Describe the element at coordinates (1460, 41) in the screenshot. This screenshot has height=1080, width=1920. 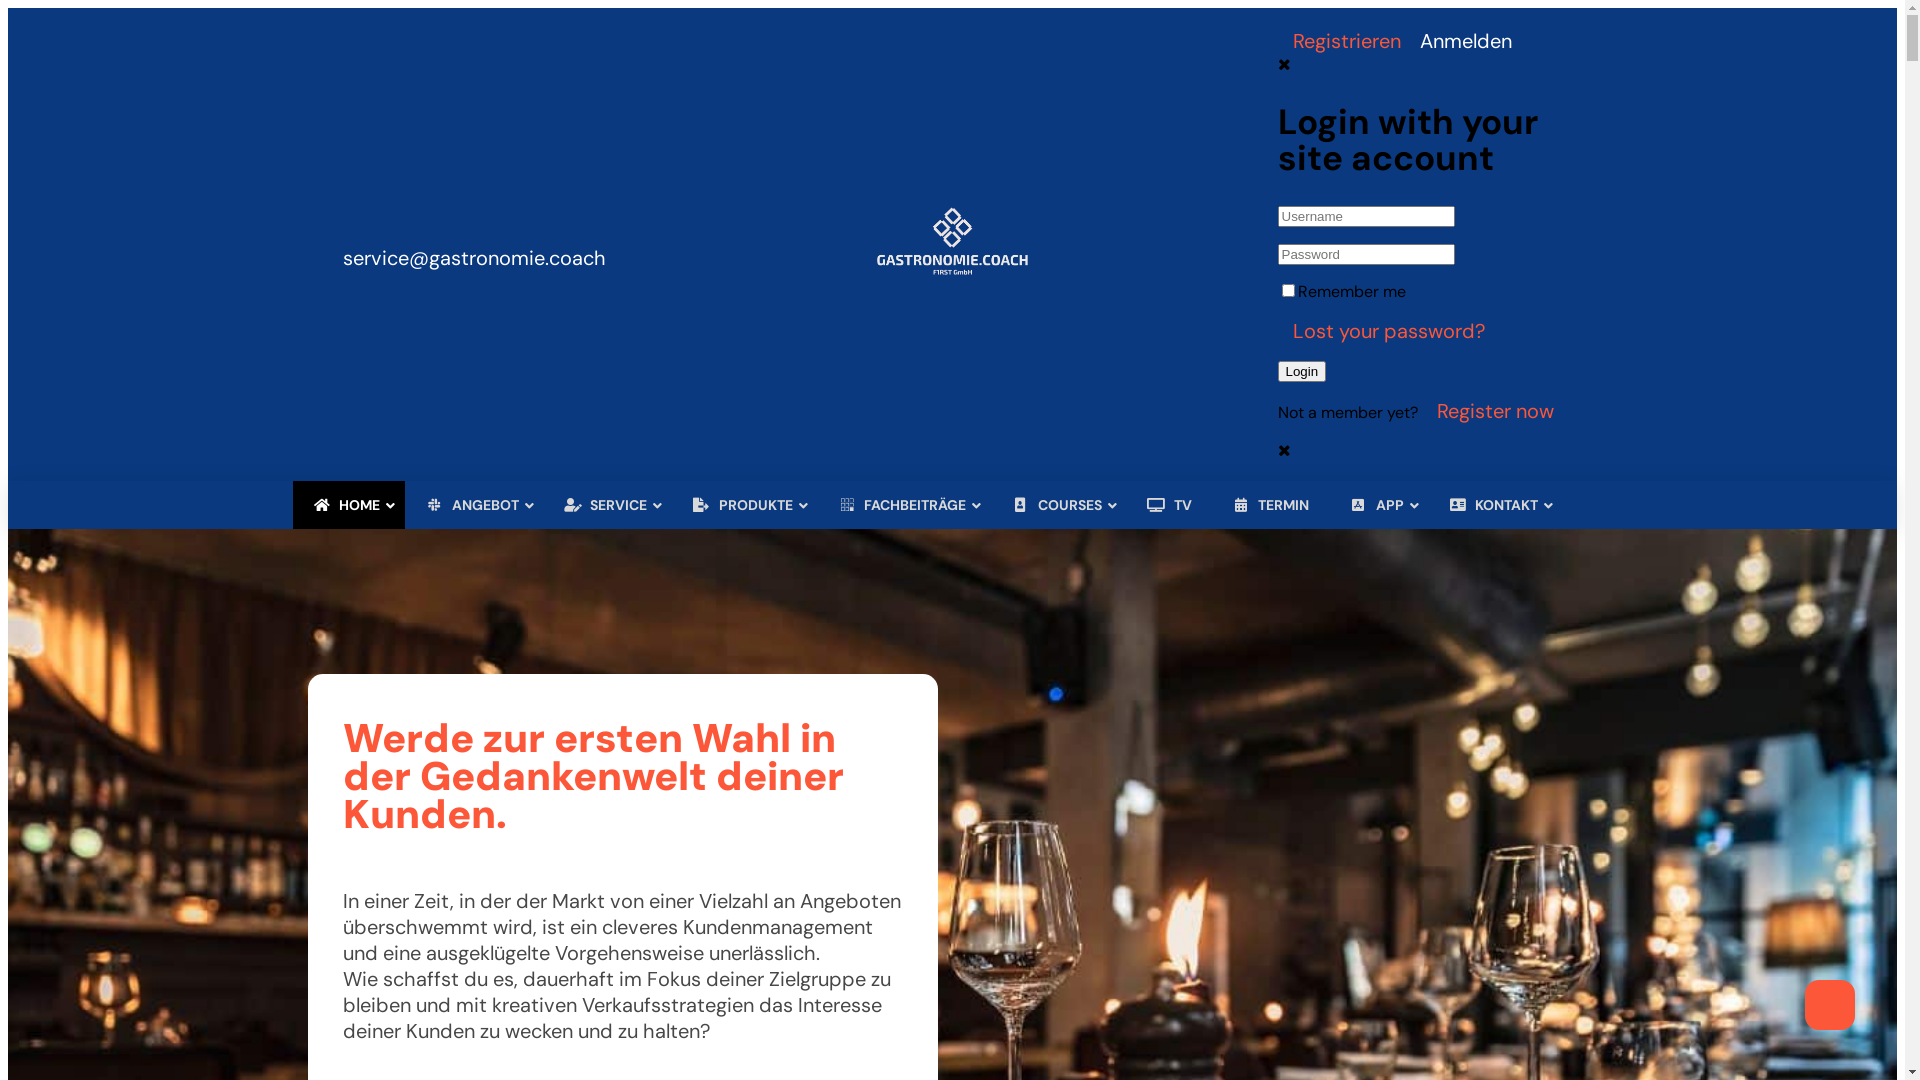
I see `'Anmelden'` at that location.